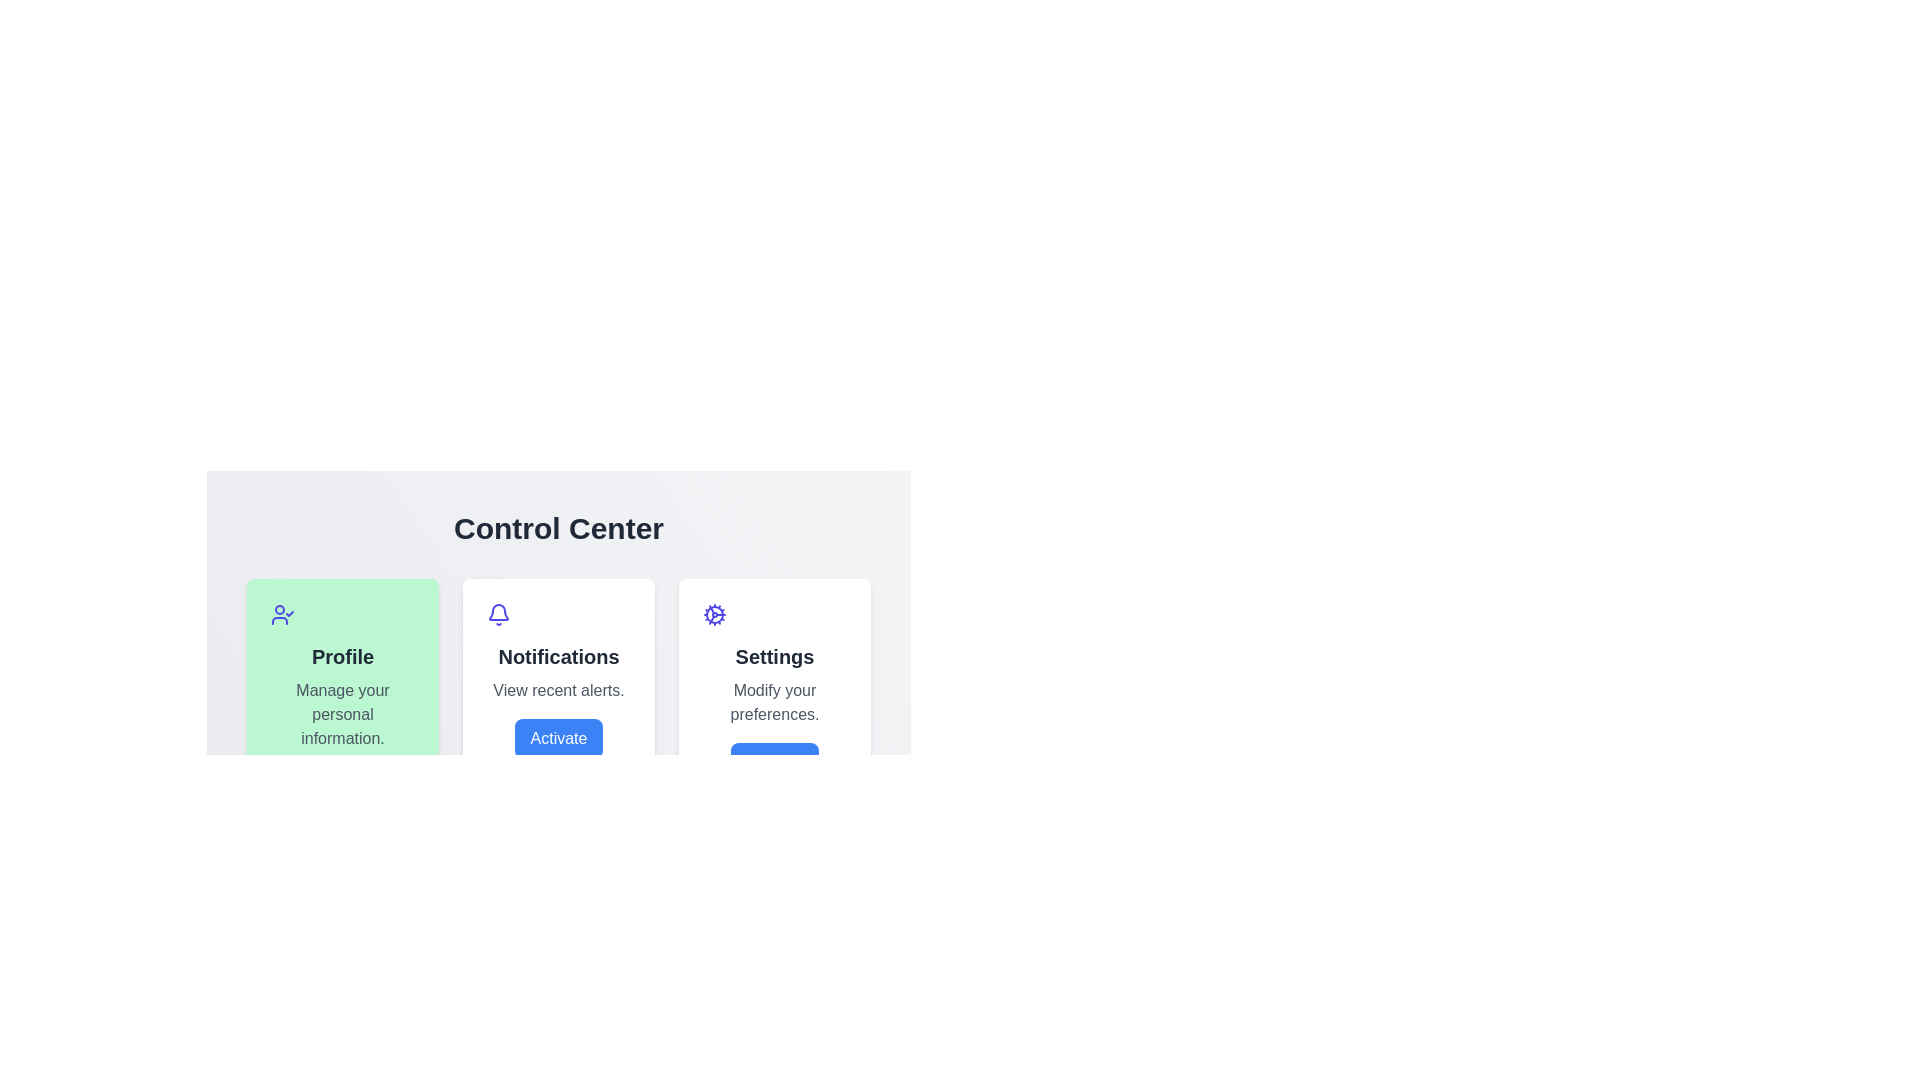 The width and height of the screenshot is (1920, 1080). Describe the element at coordinates (342, 713) in the screenshot. I see `the static text label that provides a description for the 'Profile' section, located beneath the 'Profile' text and above the 'Open' button` at that location.